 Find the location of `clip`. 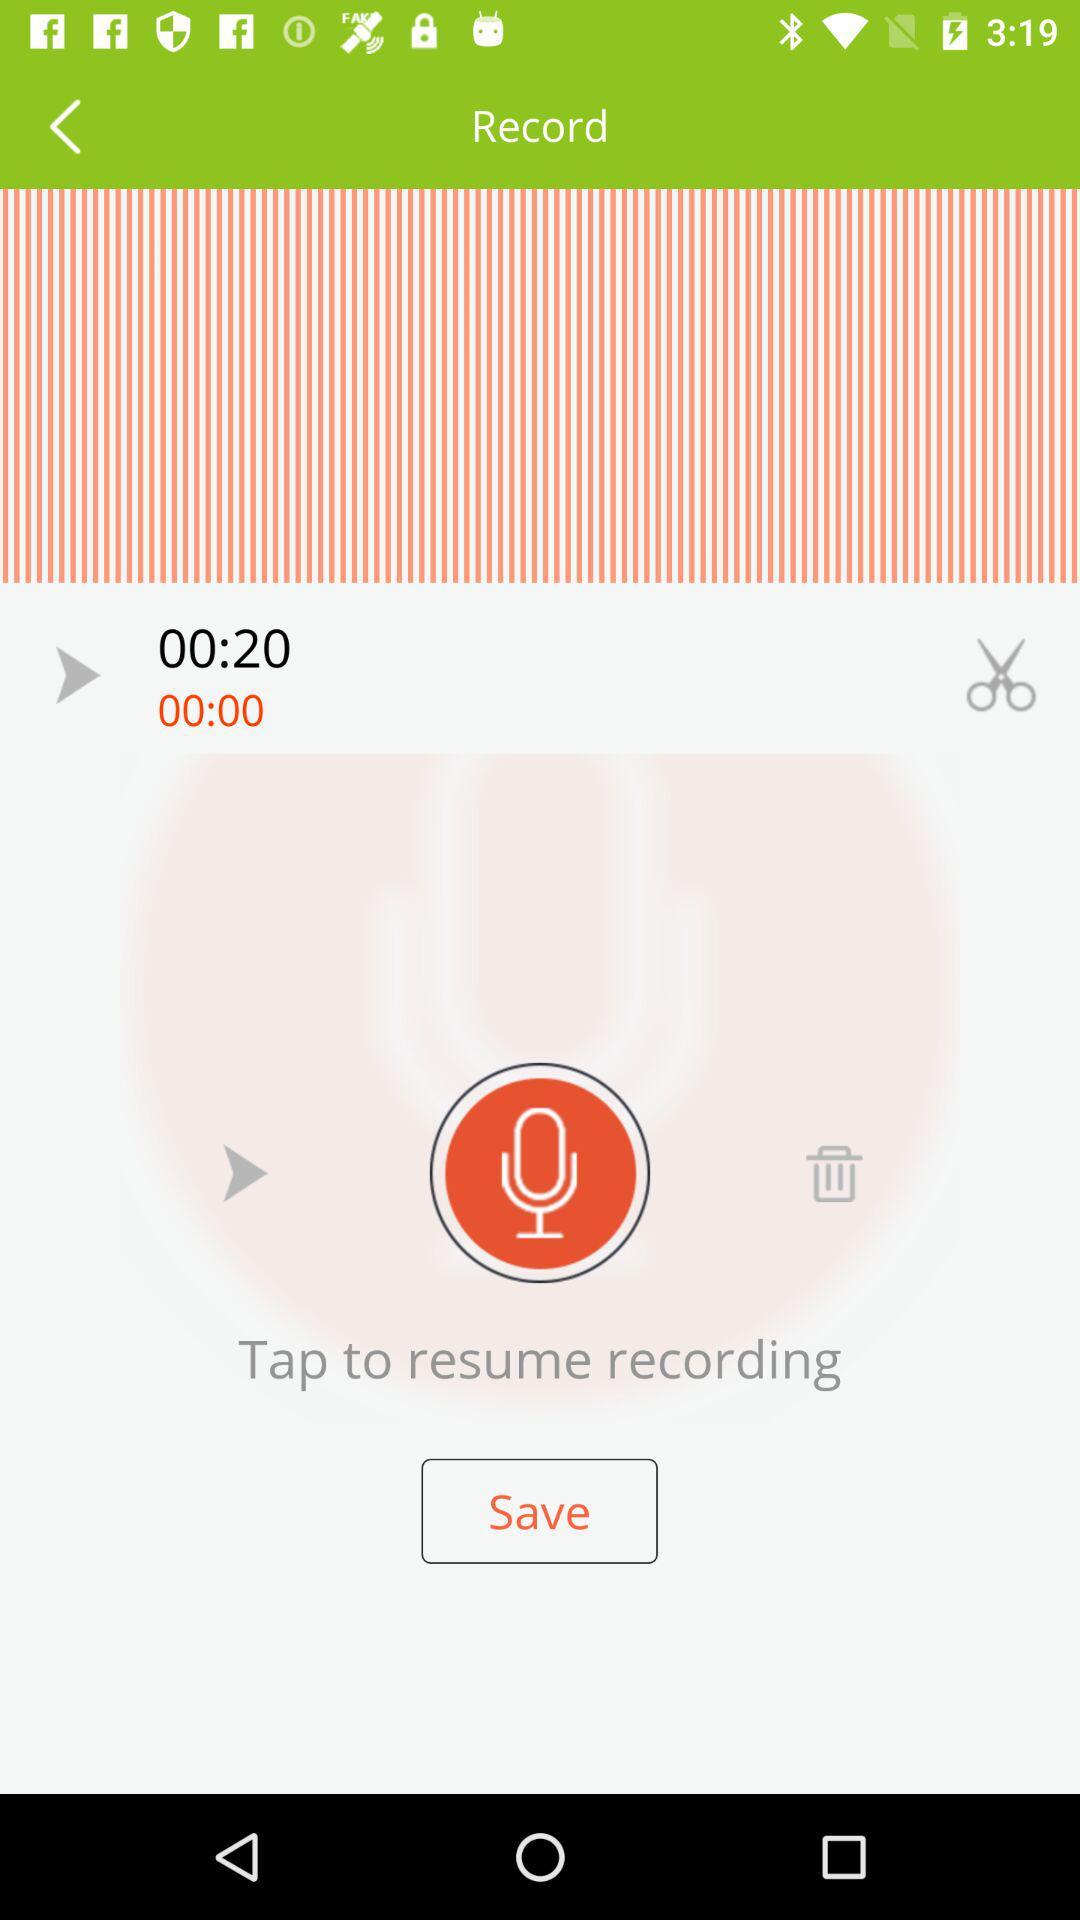

clip is located at coordinates (77, 675).